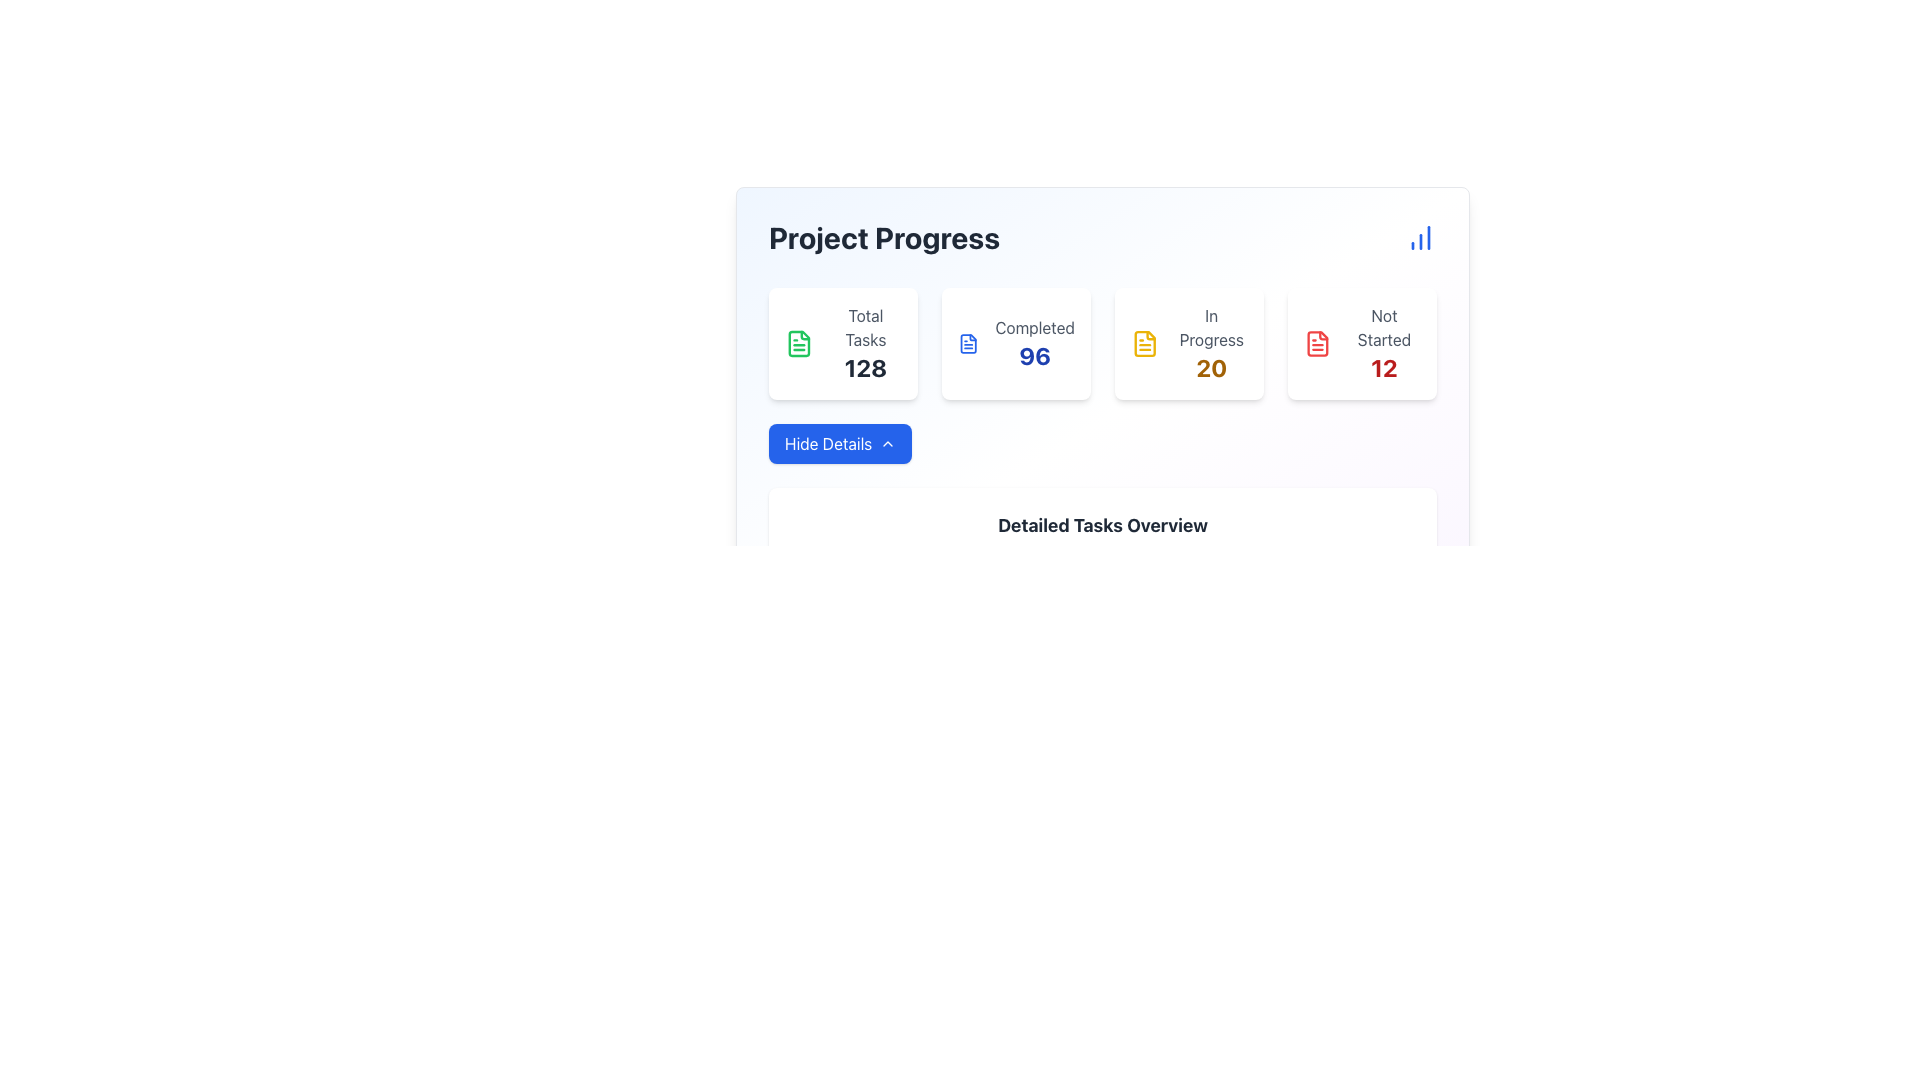 The image size is (1920, 1080). Describe the element at coordinates (1016, 342) in the screenshot. I see `the Statistical Display Card displaying '96' completed tasks, which is the second card in a grid layout, positioned between 'Total Tasks 128' and 'In Progress 20'` at that location.